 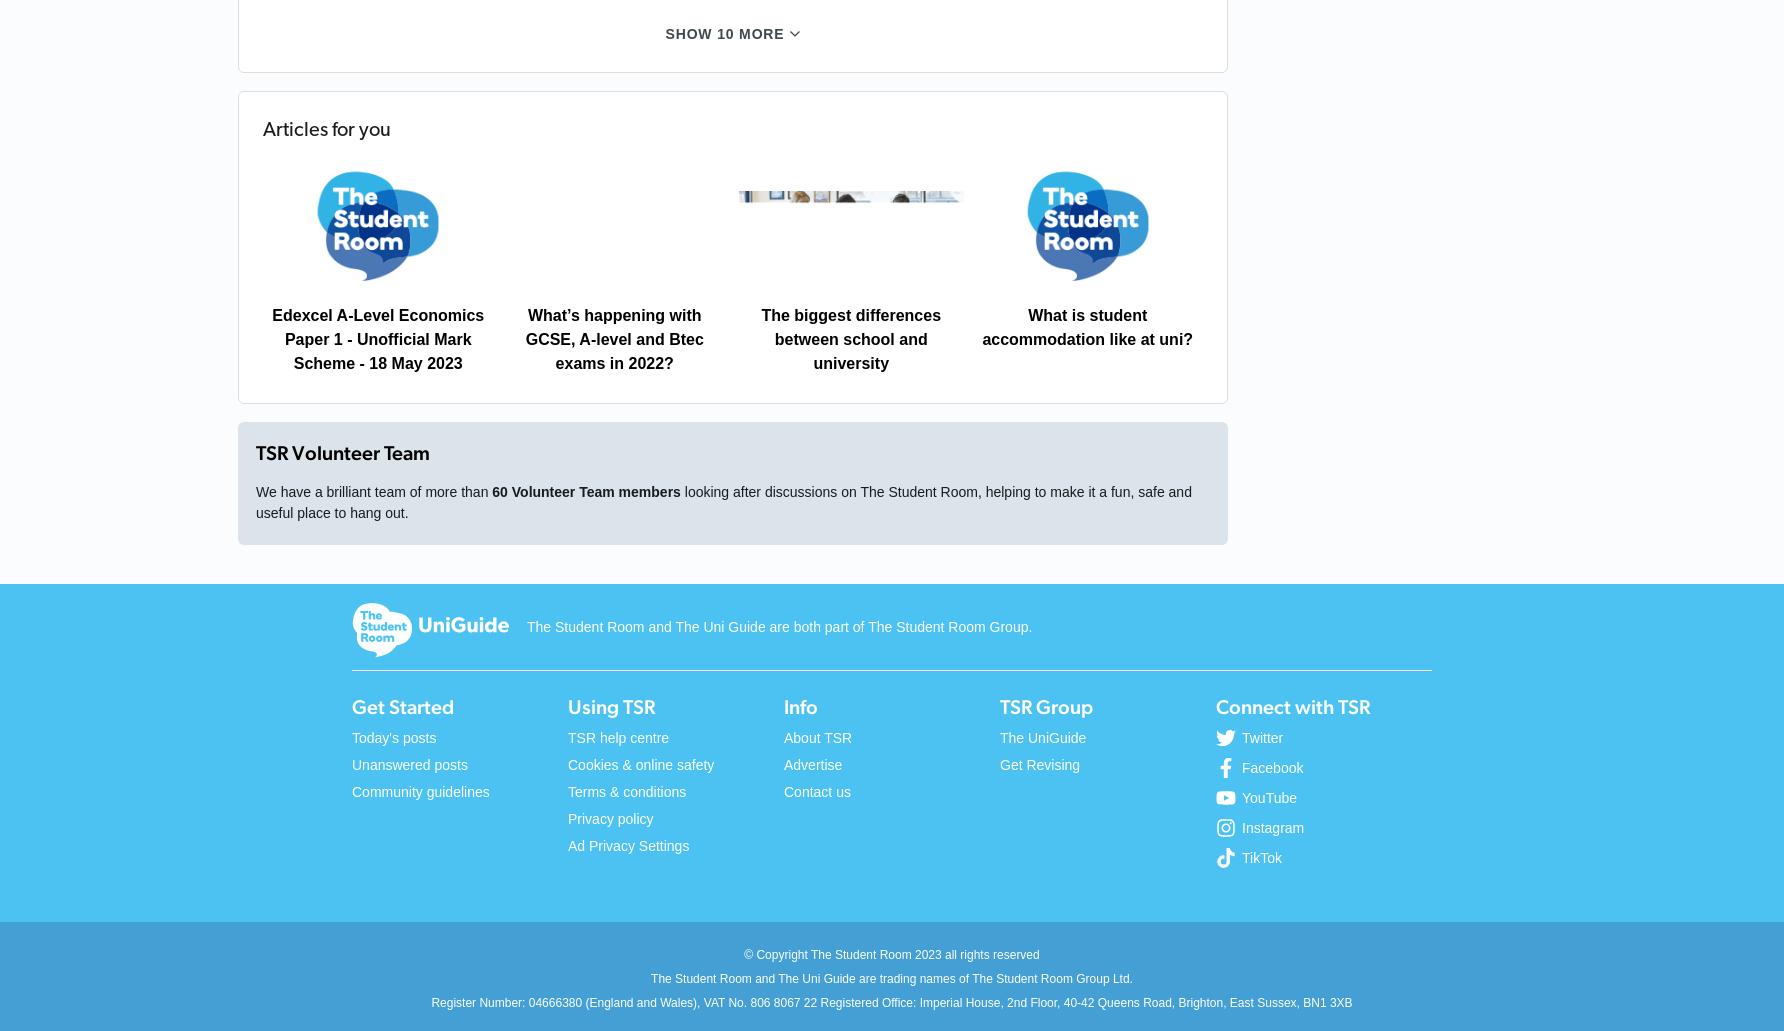 I want to click on 'Today's posts', so click(x=350, y=736).